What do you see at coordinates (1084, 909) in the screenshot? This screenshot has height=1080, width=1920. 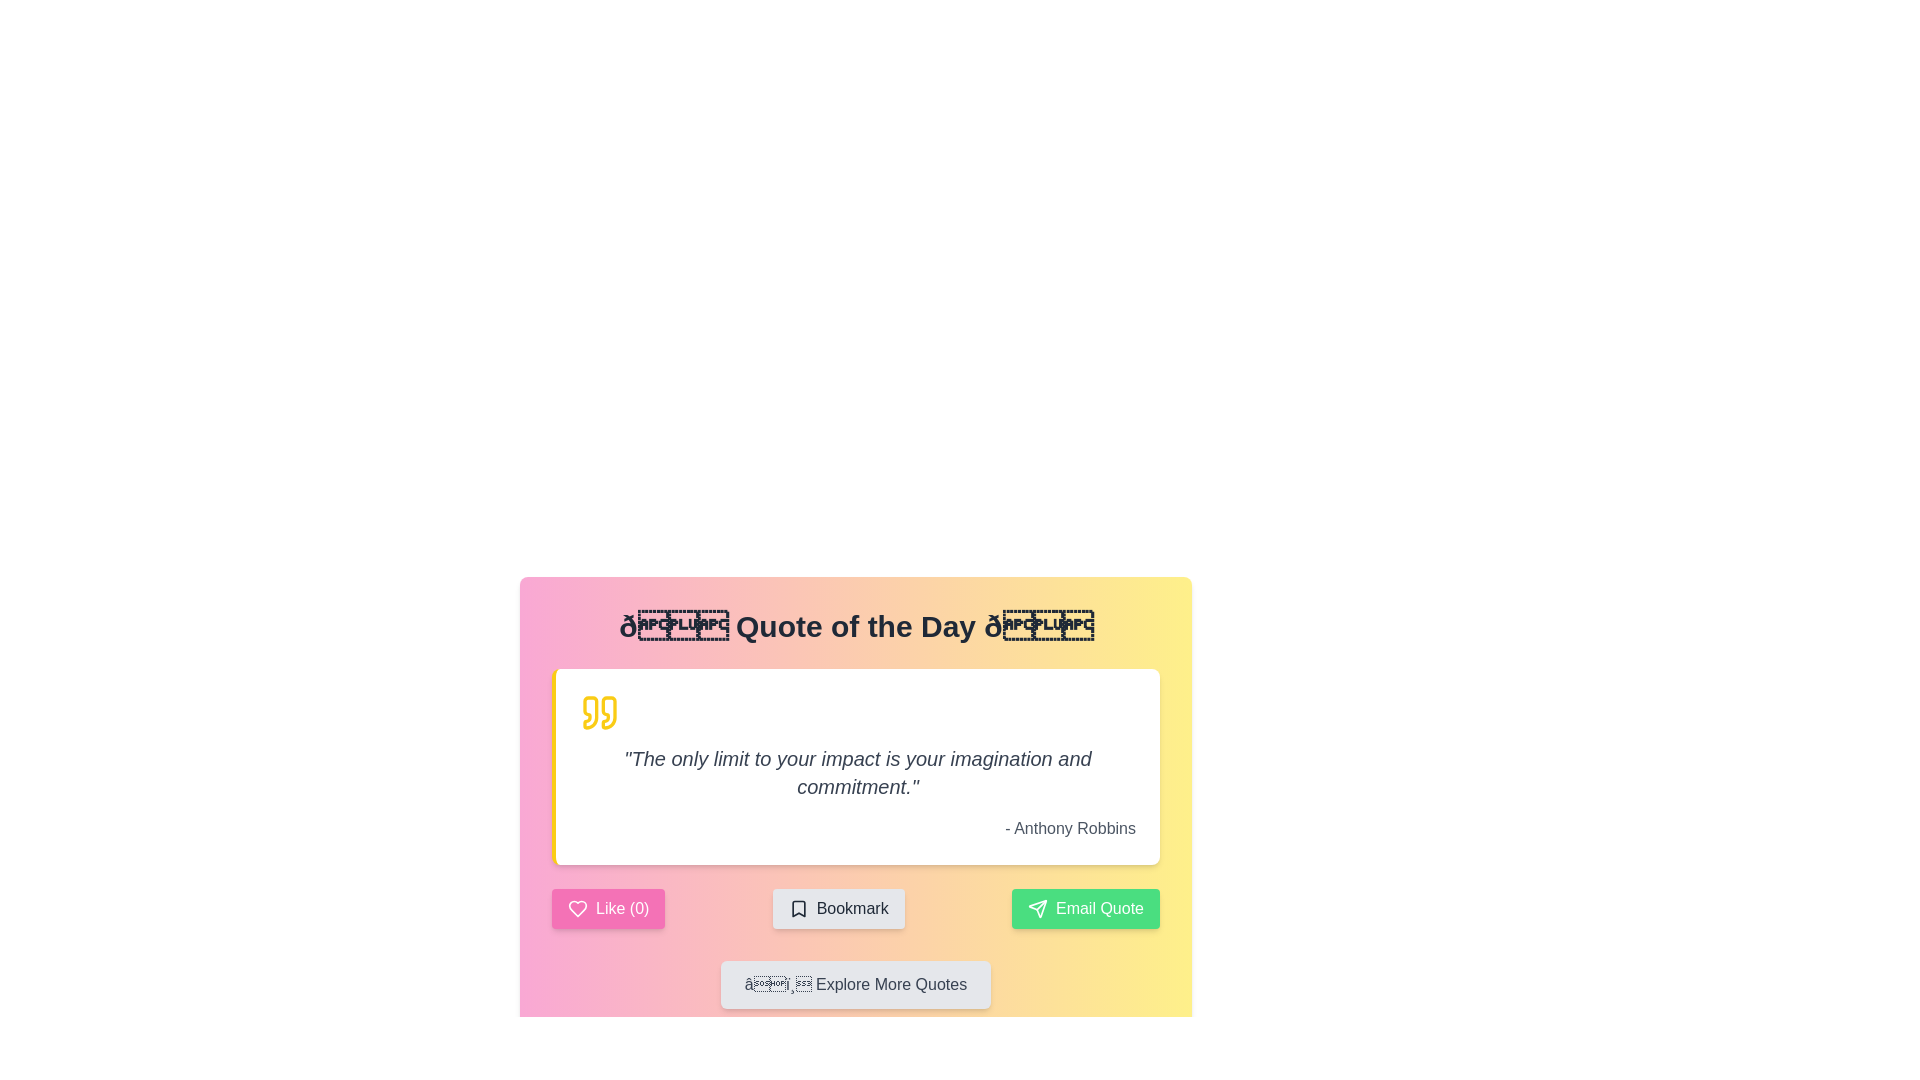 I see `the email quote button located at the bottom-right corner of the component, following the 'Bookmark' button` at bounding box center [1084, 909].